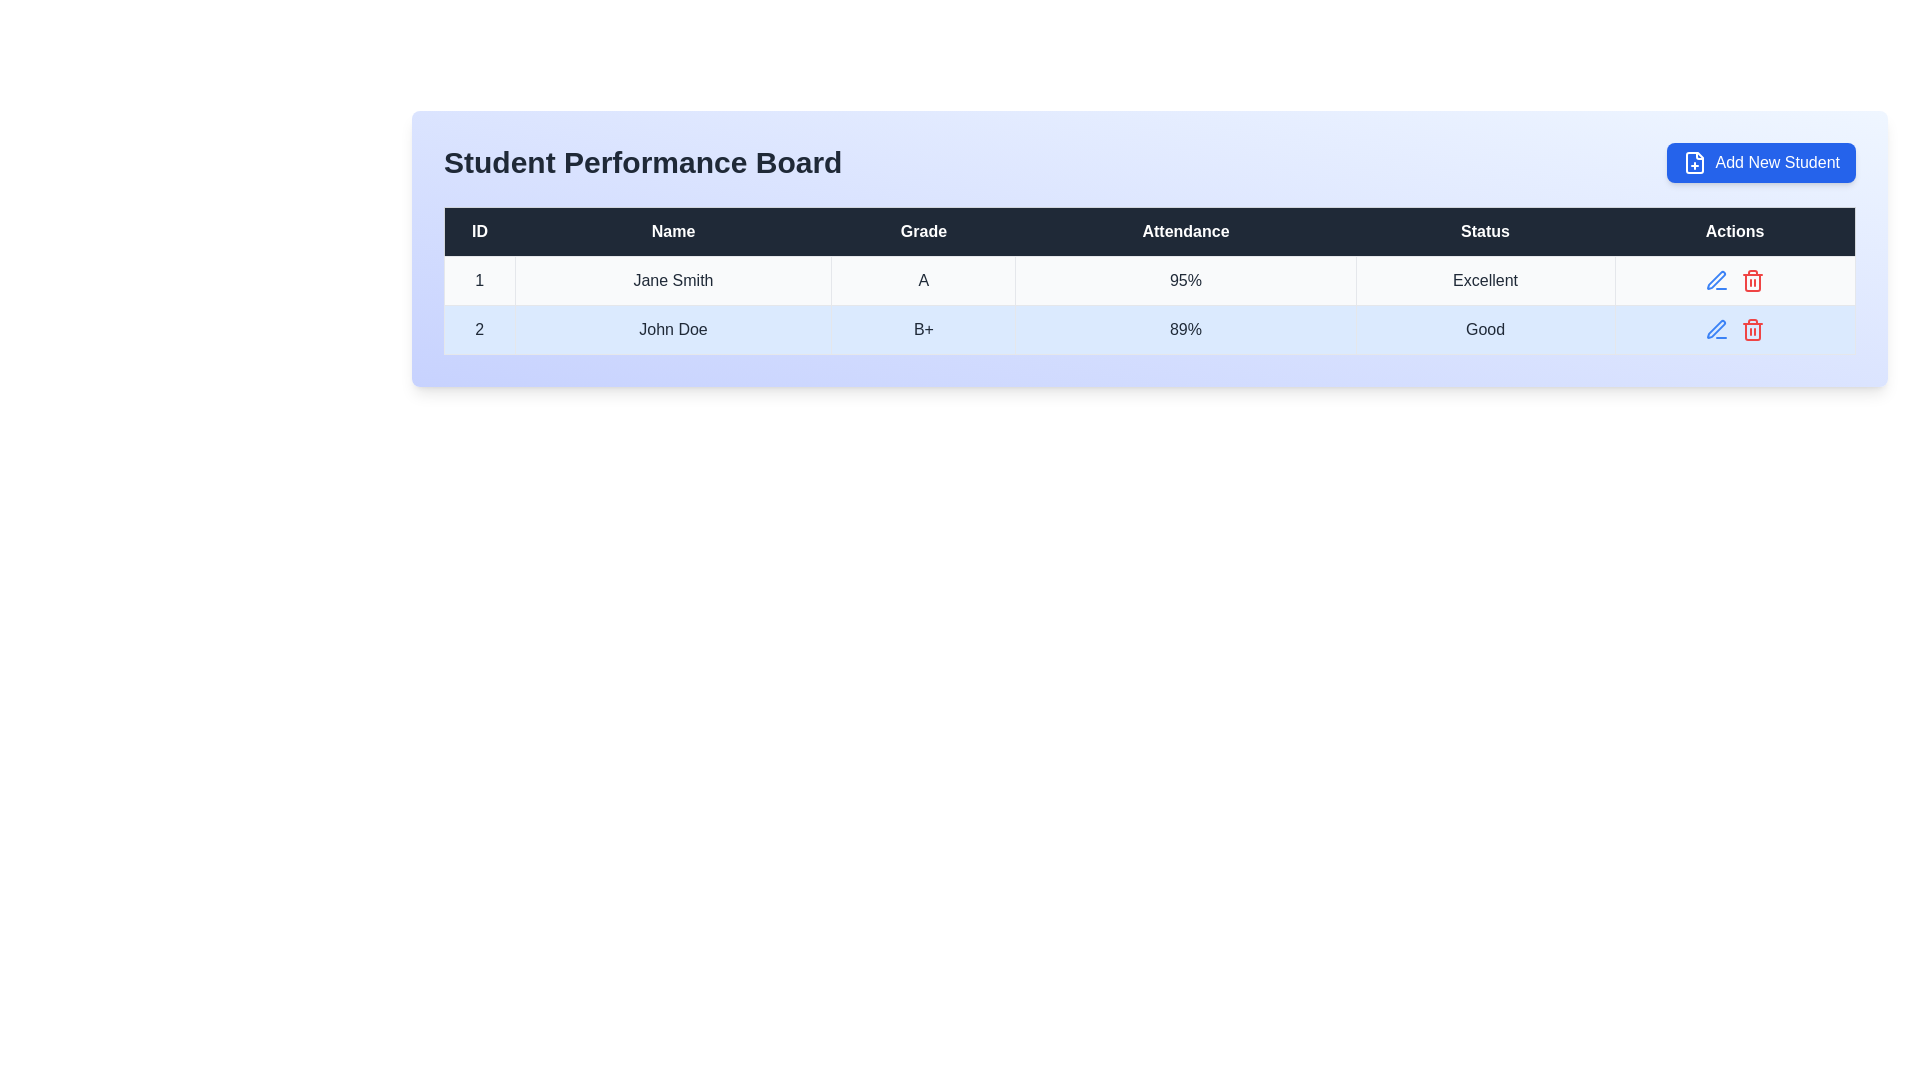 The image size is (1920, 1080). What do you see at coordinates (1185, 281) in the screenshot?
I see `displayed value '95%' located in the 'Attendance' column, first row of the table for student 'Jane Smith'` at bounding box center [1185, 281].